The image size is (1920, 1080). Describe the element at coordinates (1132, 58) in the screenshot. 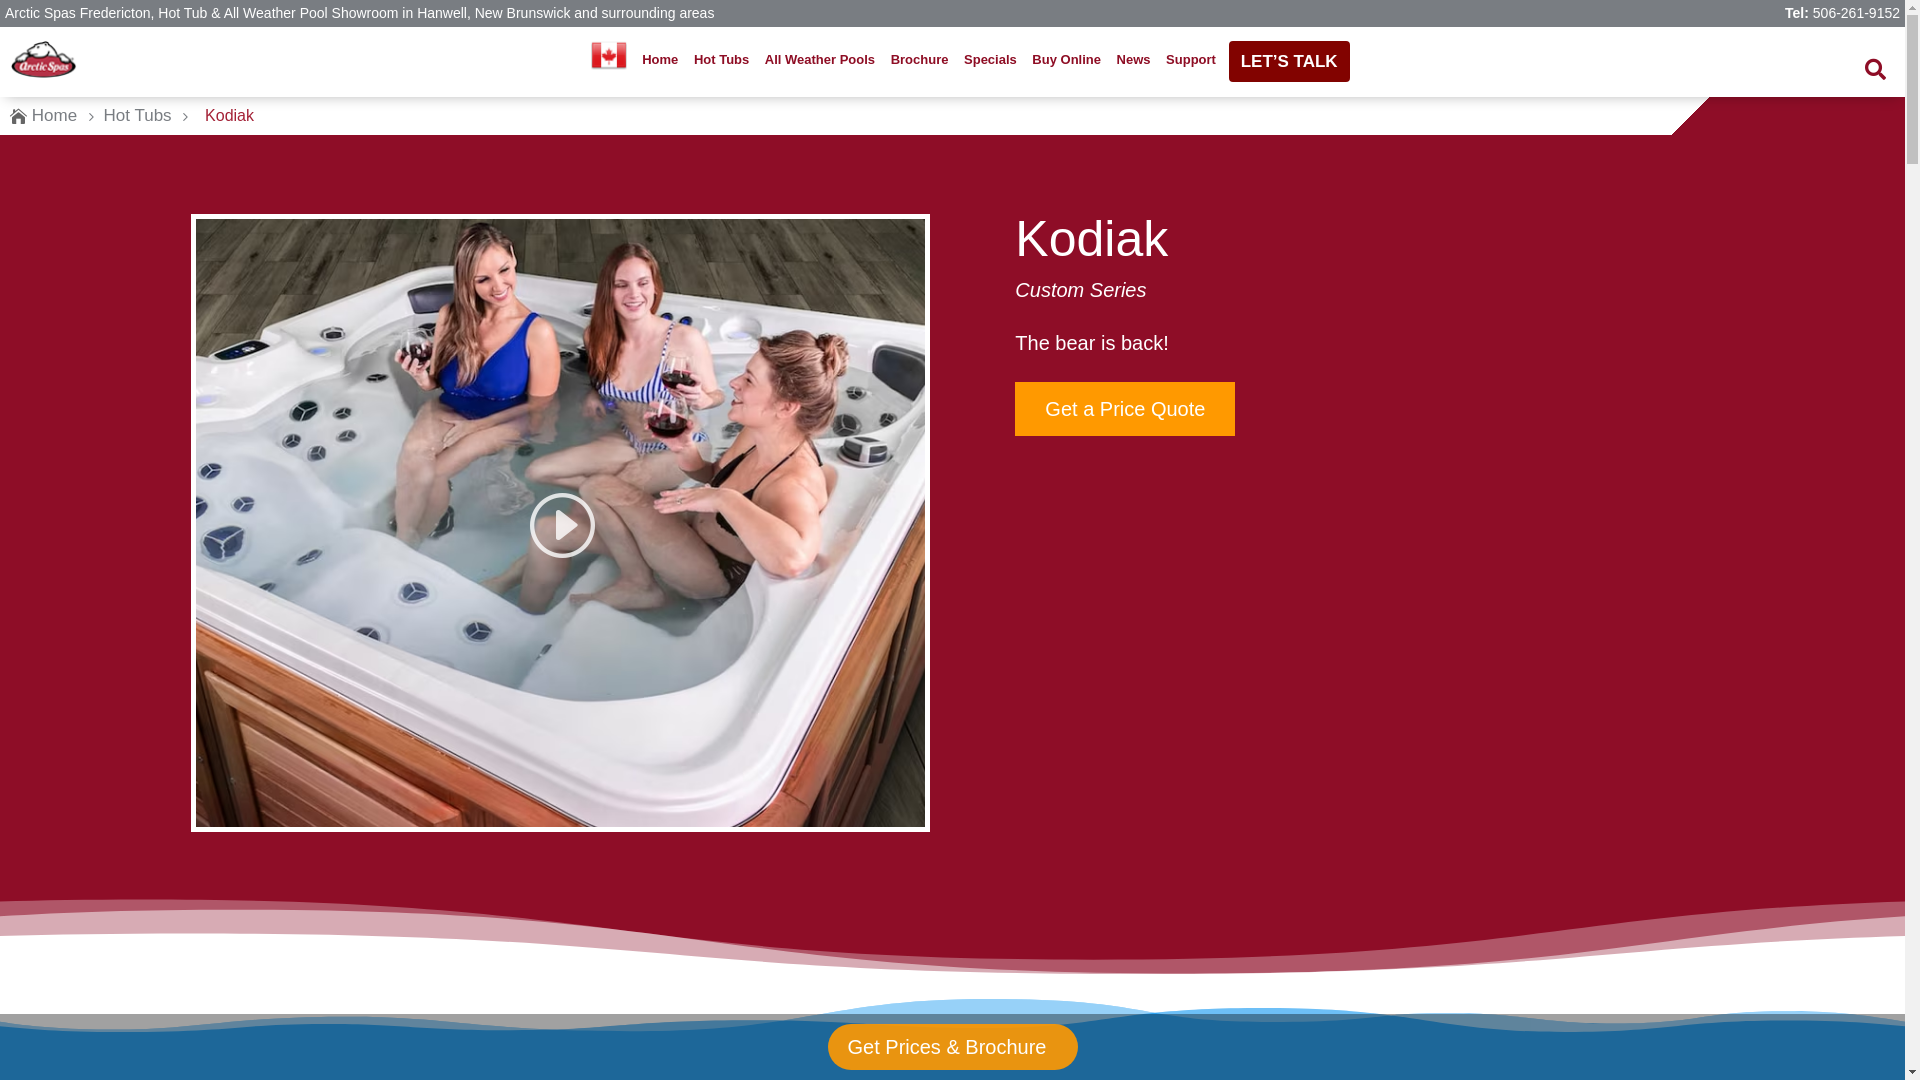

I see `'News'` at that location.